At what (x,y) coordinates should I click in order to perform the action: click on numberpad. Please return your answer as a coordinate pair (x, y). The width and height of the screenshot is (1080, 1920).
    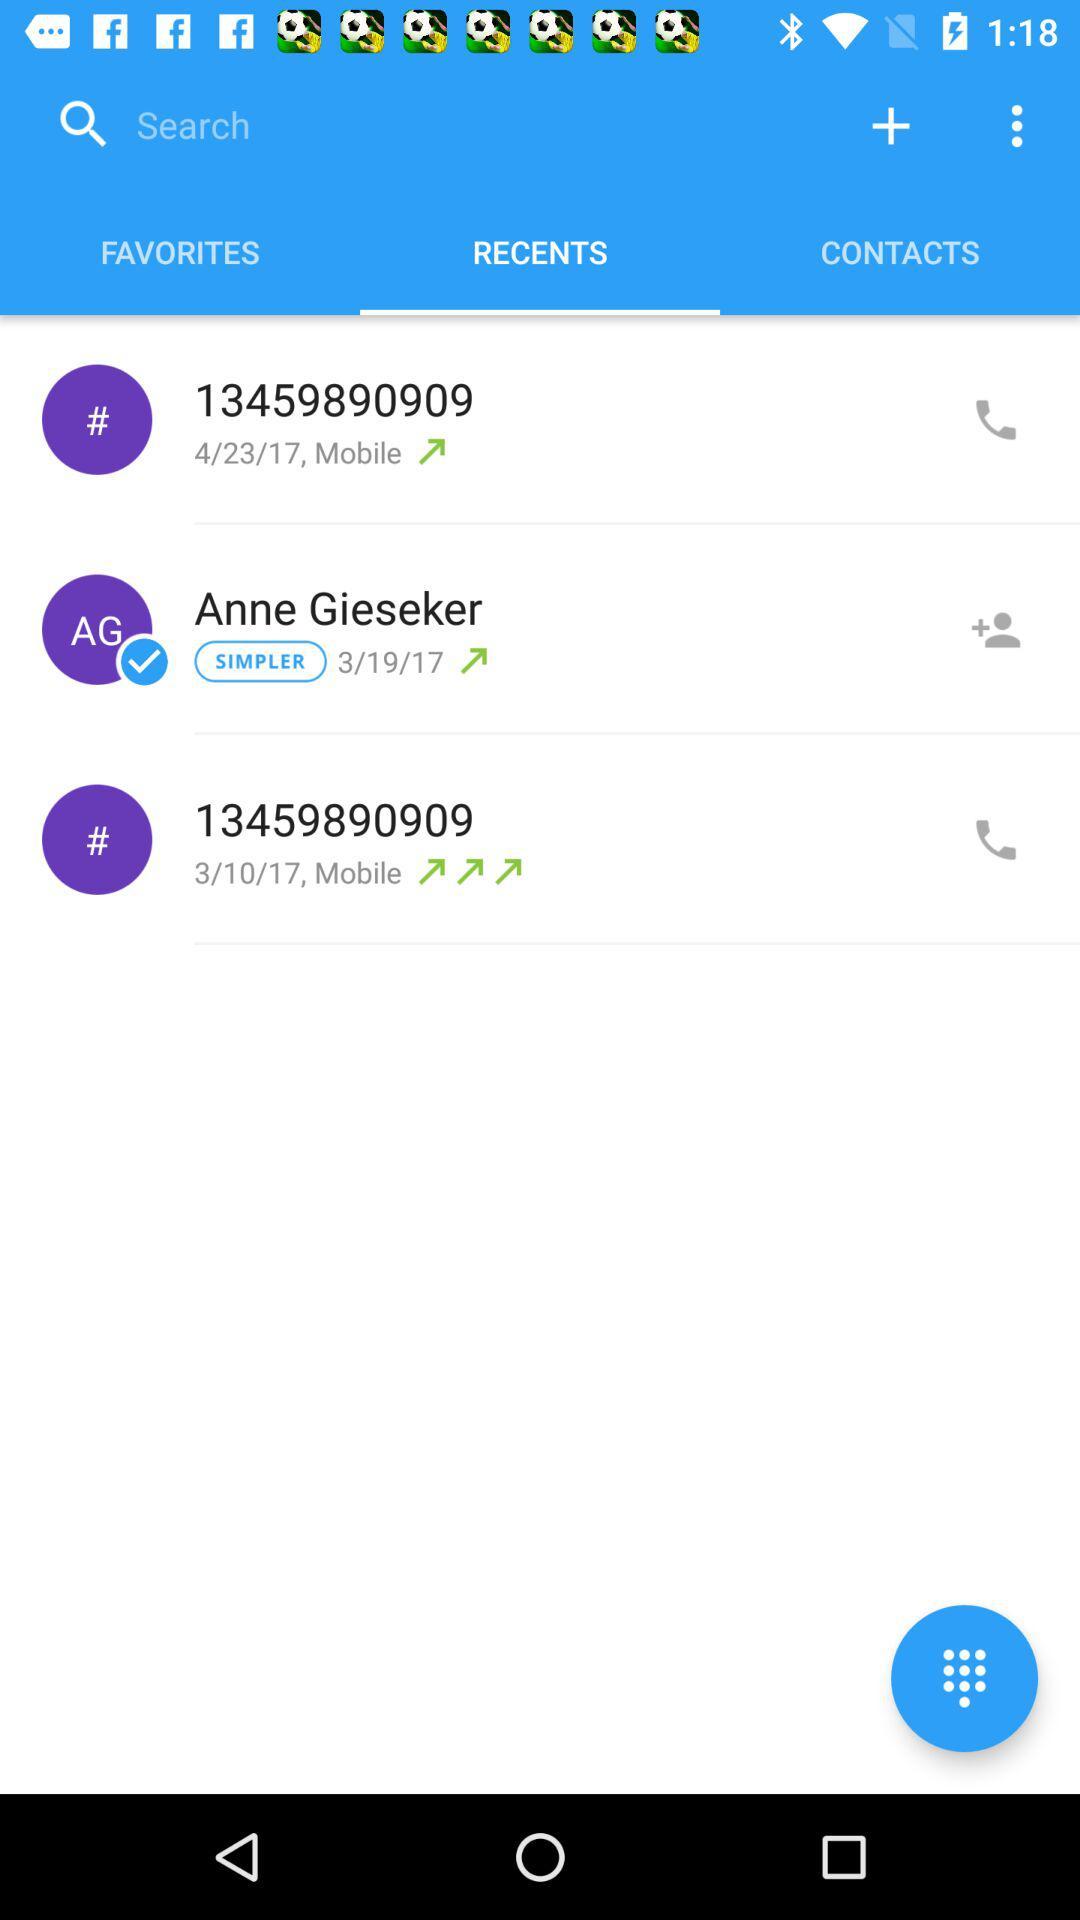
    Looking at the image, I should click on (963, 1678).